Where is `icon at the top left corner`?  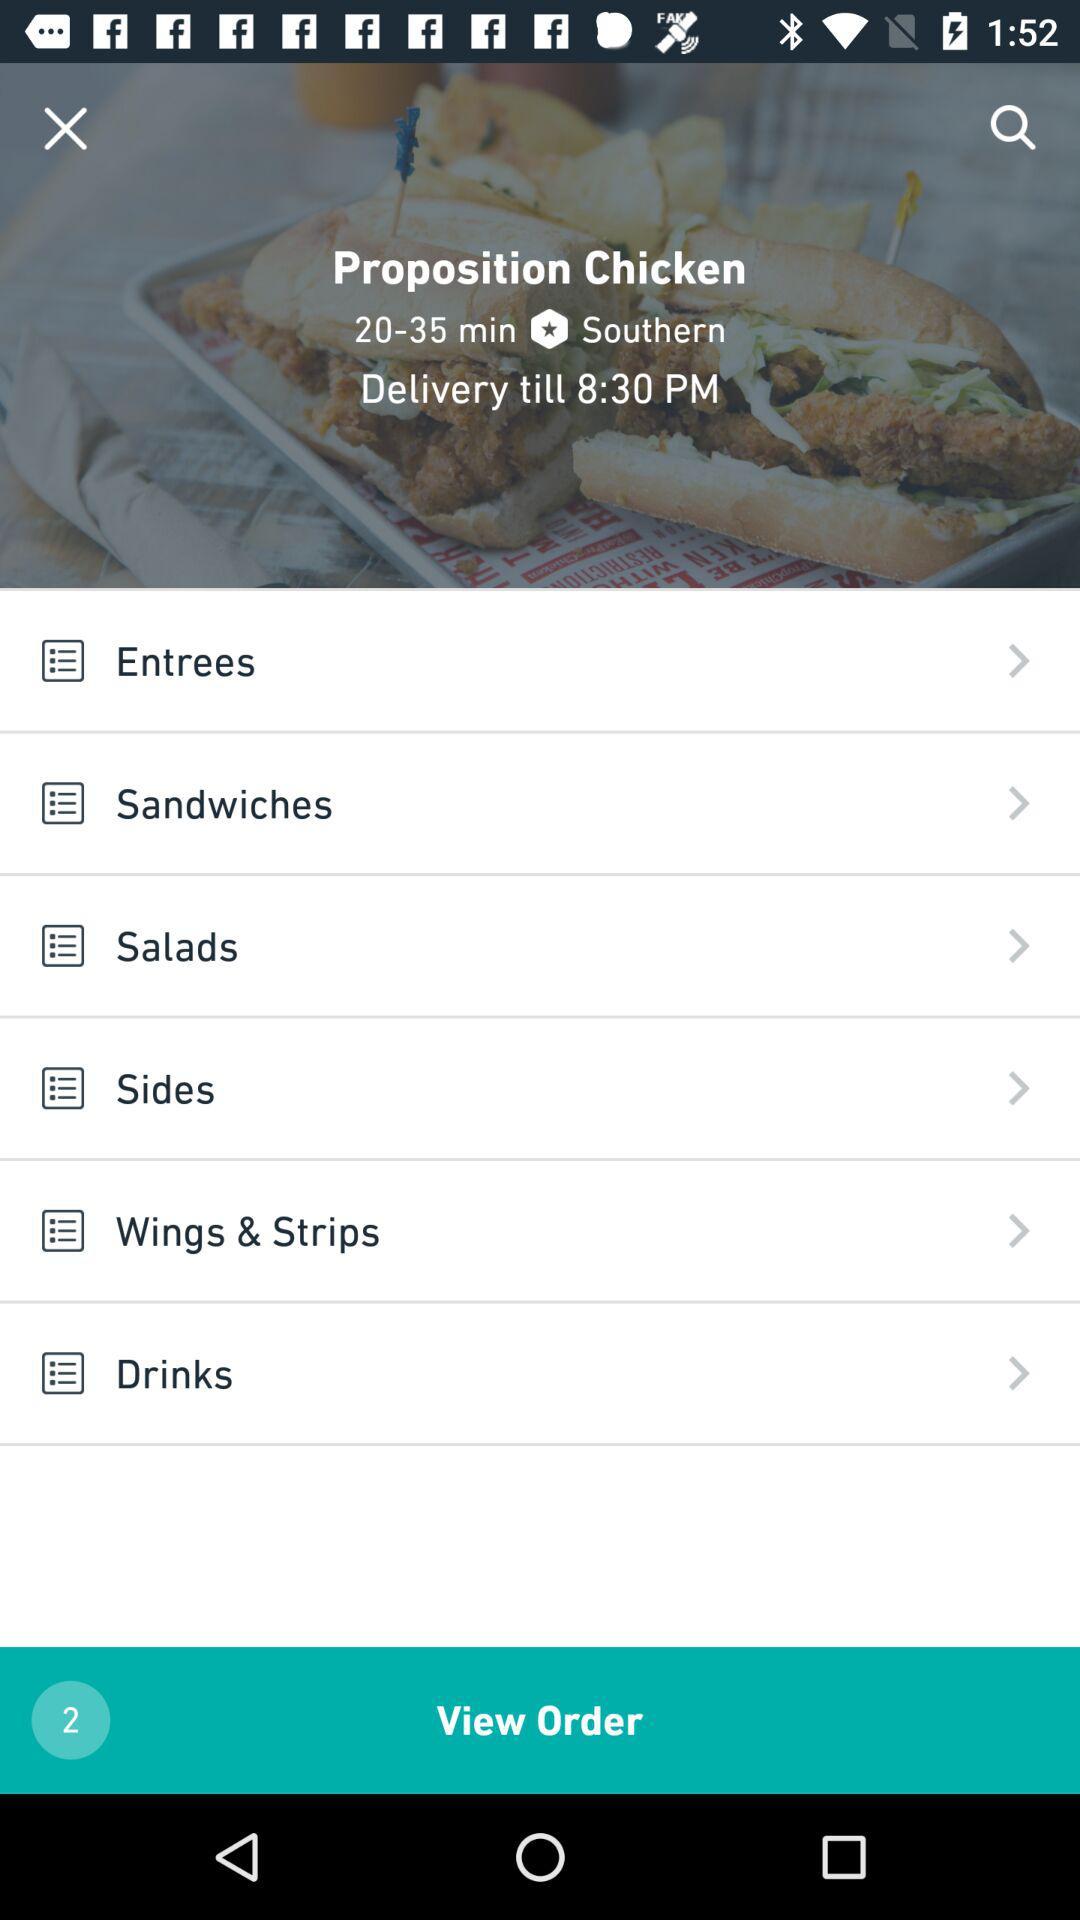
icon at the top left corner is located at coordinates (64, 127).